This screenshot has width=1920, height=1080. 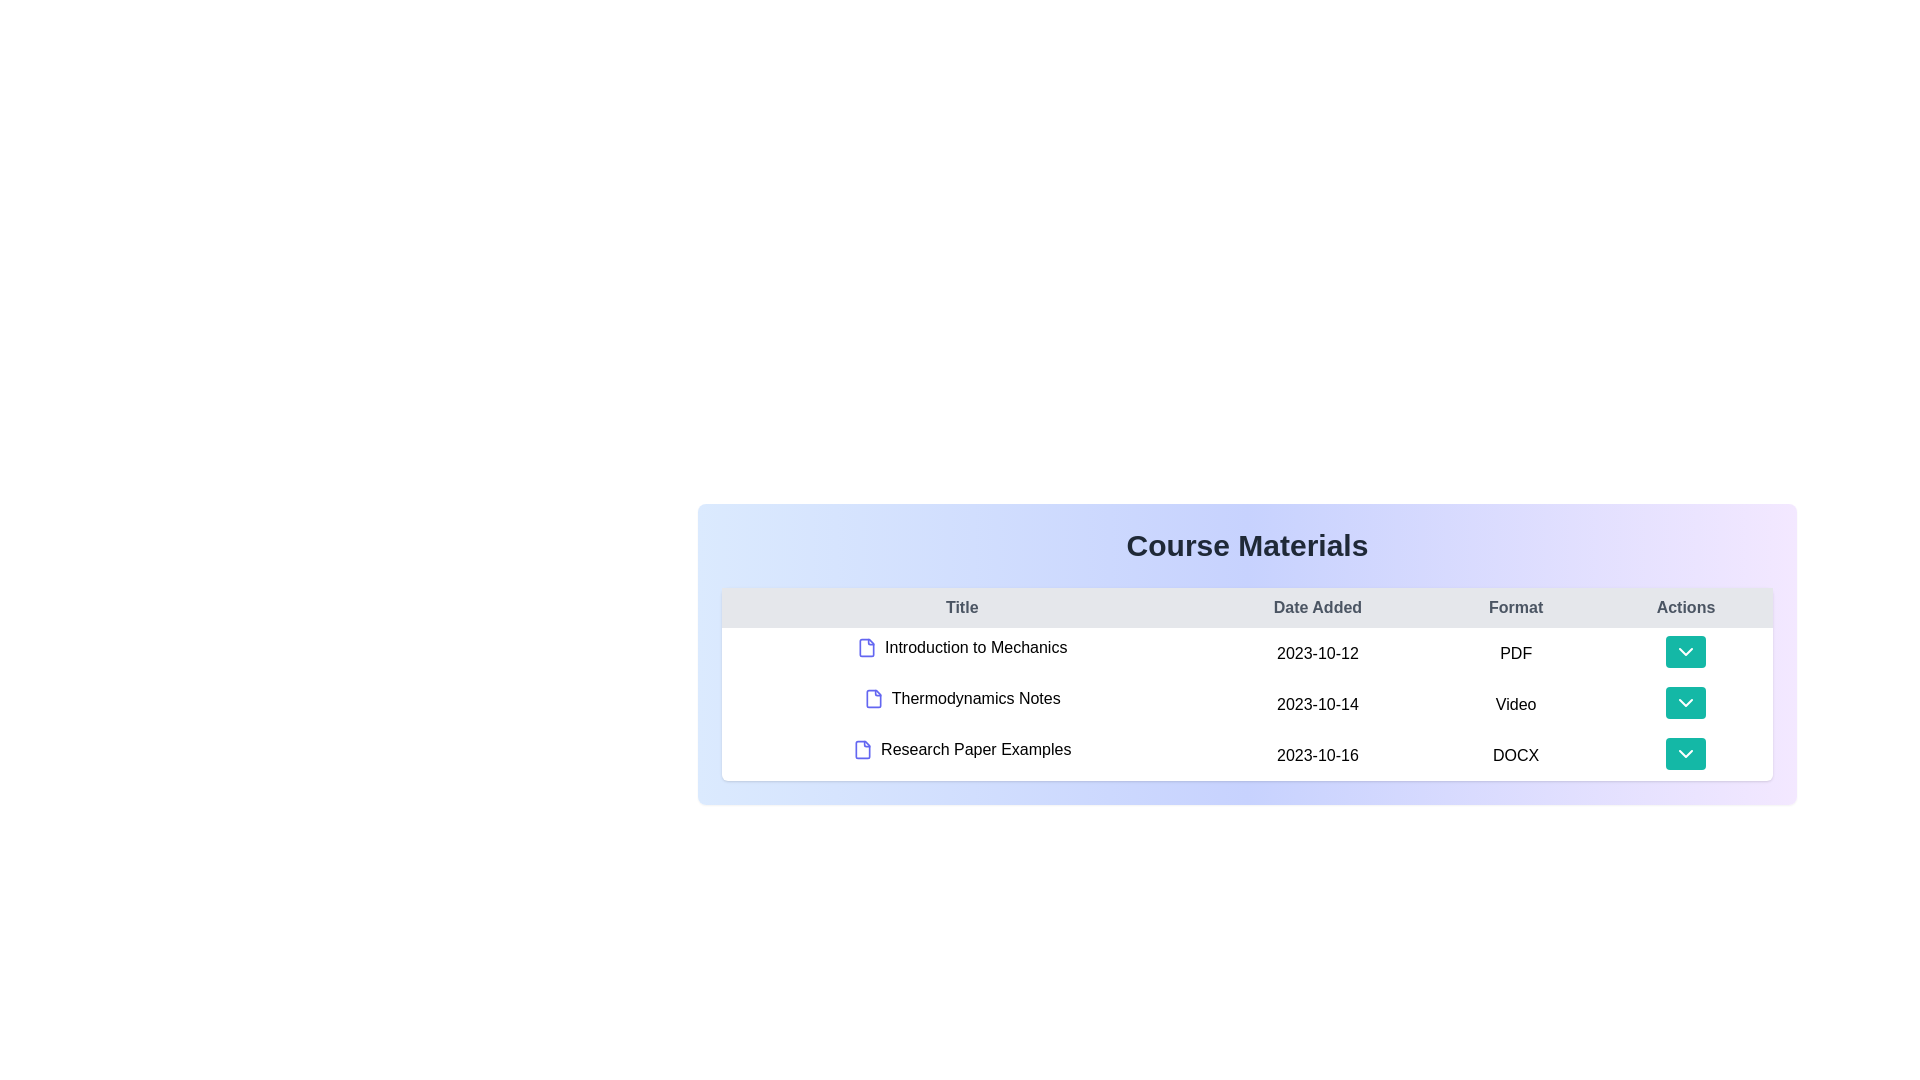 What do you see at coordinates (1317, 607) in the screenshot?
I see `the 'Date Added' table header label, which is a bold gray text centered in the table header row between 'Title' and 'Format'` at bounding box center [1317, 607].